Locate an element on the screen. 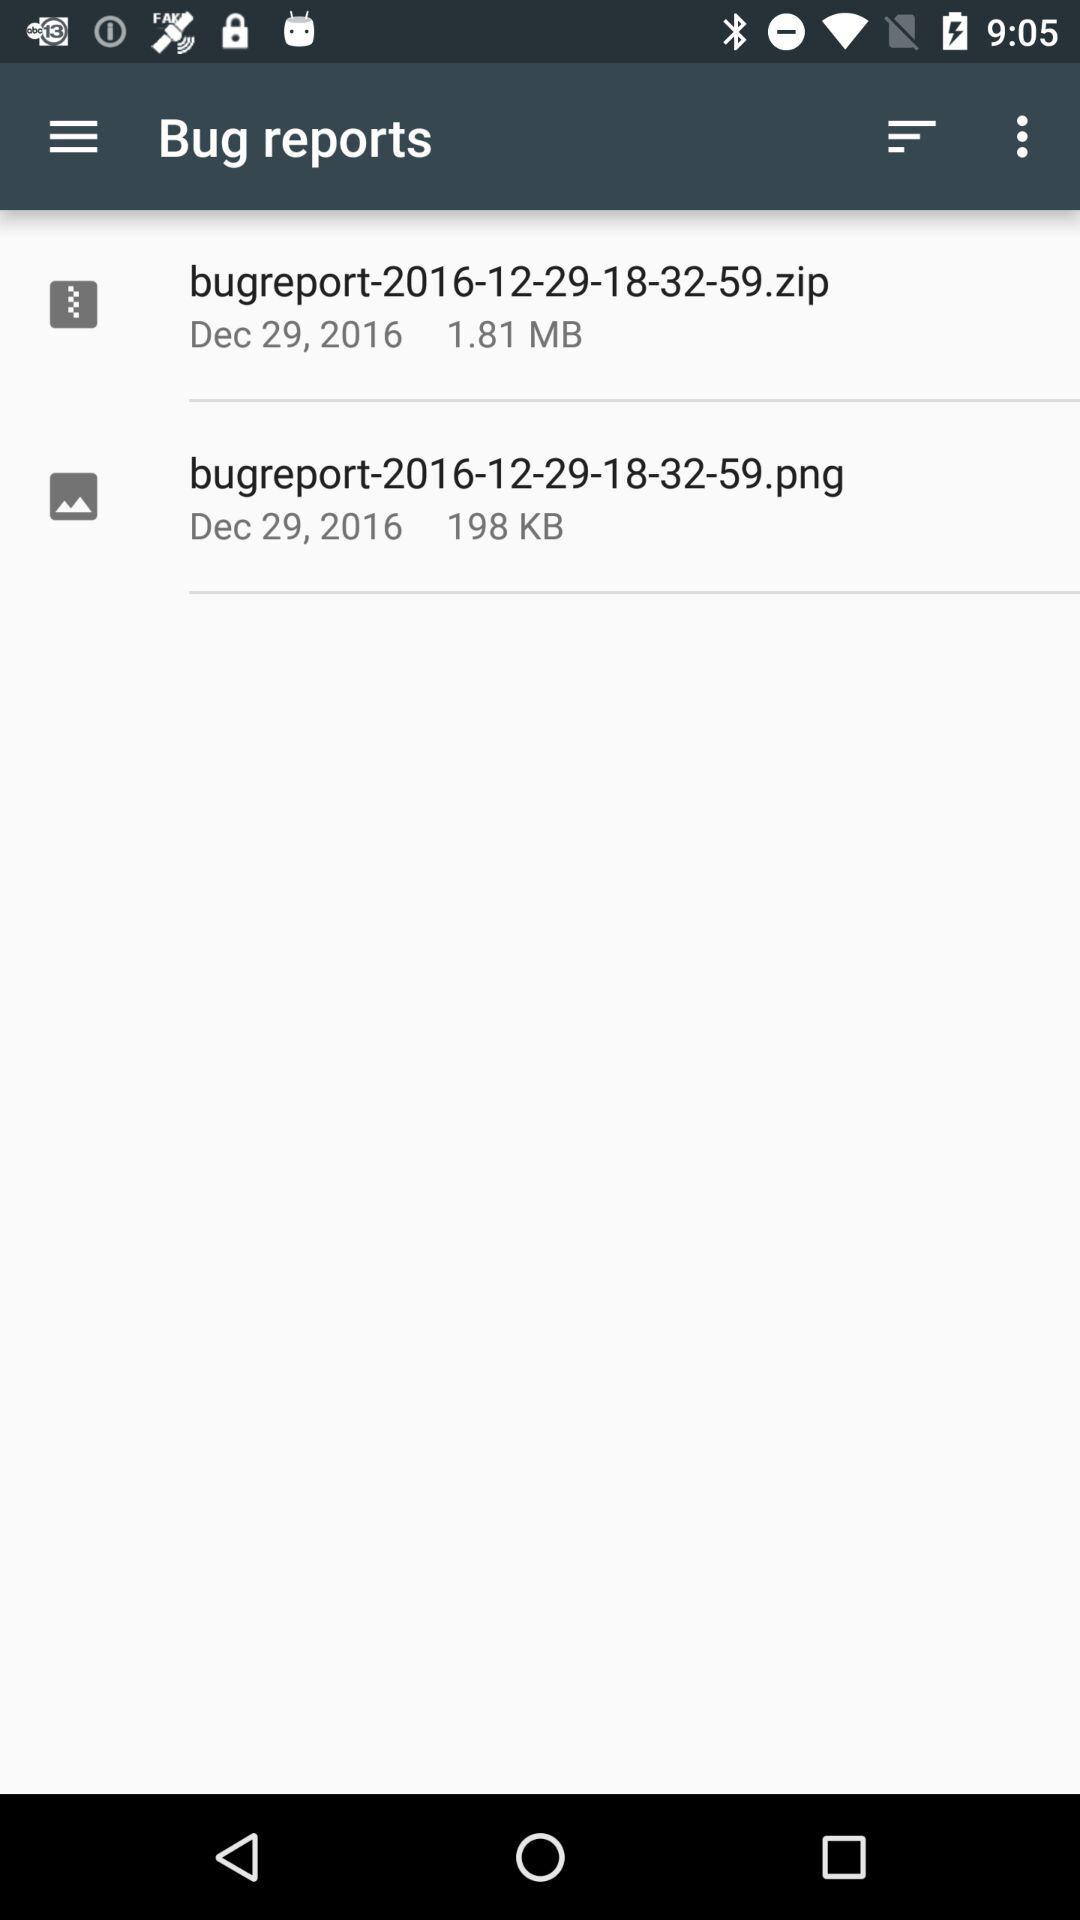 The height and width of the screenshot is (1920, 1080). item next to the bug reports item is located at coordinates (72, 135).